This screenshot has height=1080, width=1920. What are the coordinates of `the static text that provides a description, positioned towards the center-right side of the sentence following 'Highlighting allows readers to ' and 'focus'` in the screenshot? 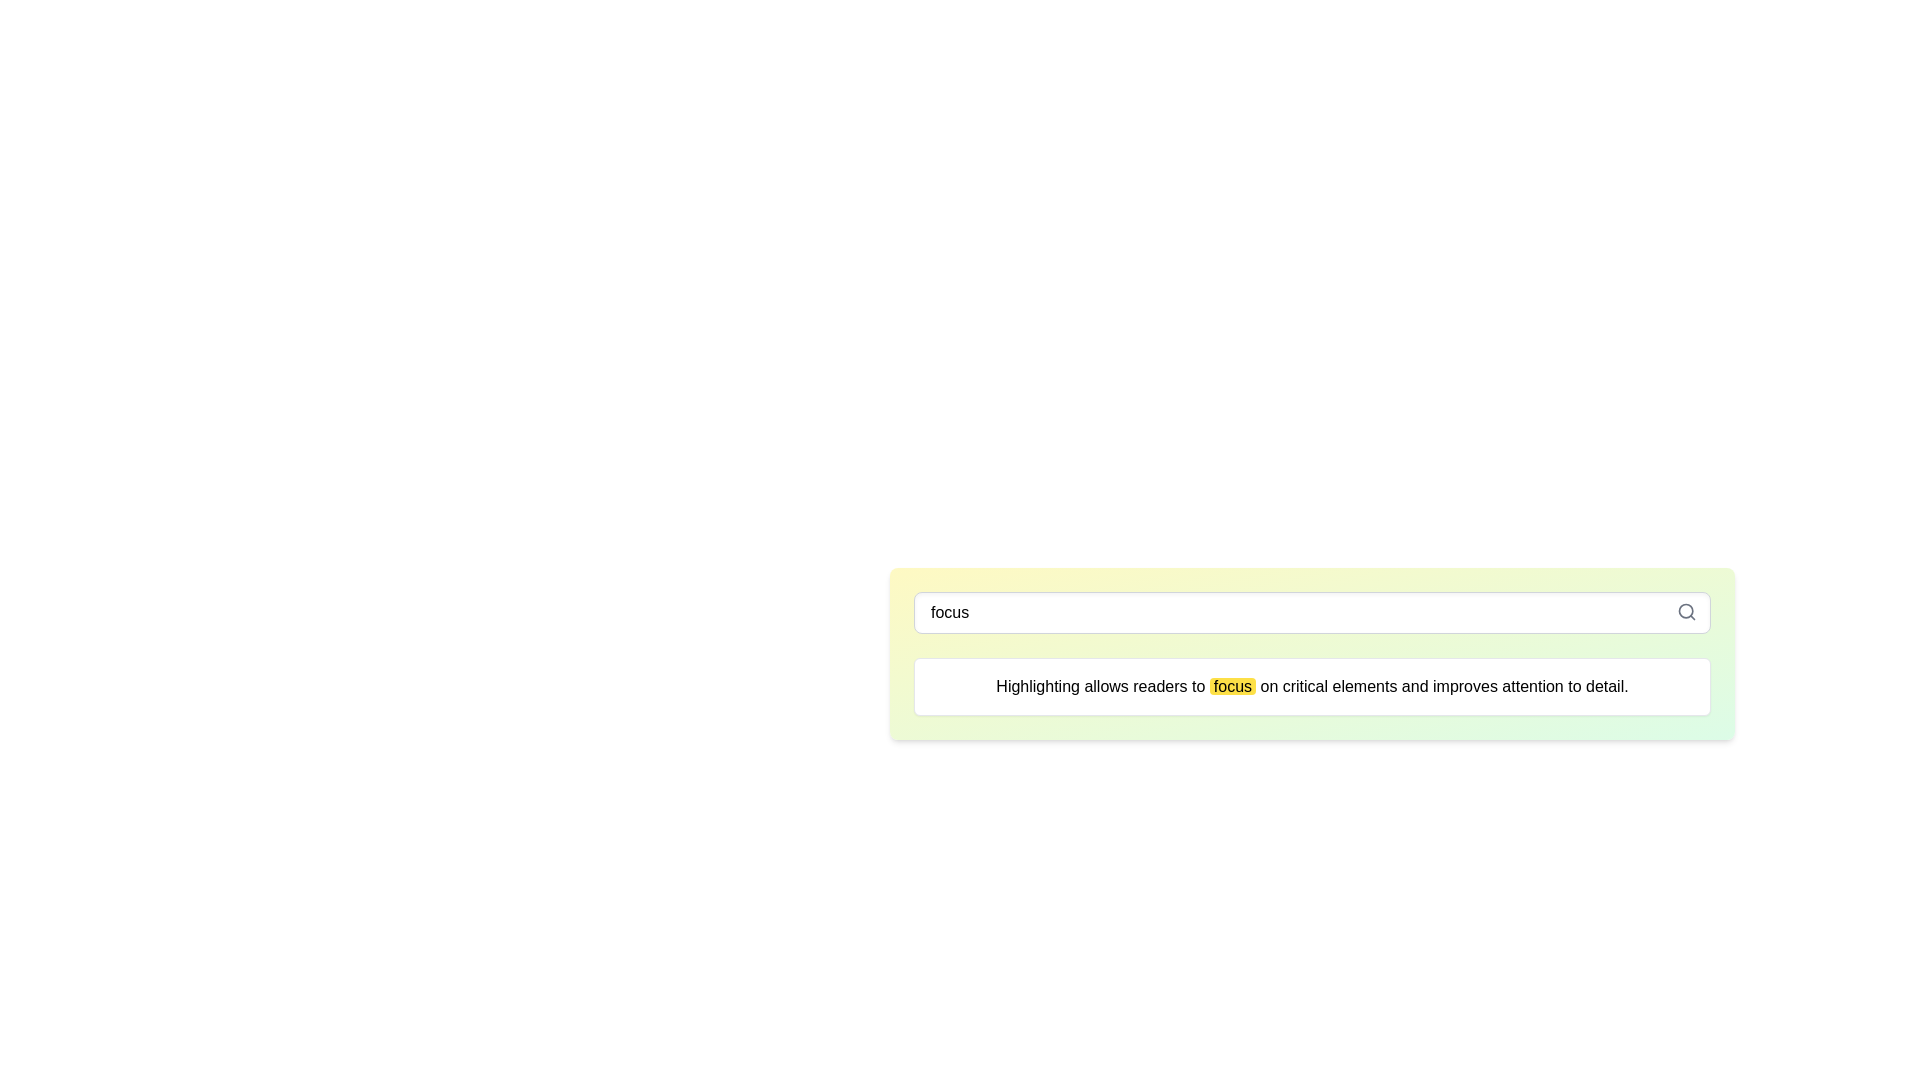 It's located at (1442, 685).